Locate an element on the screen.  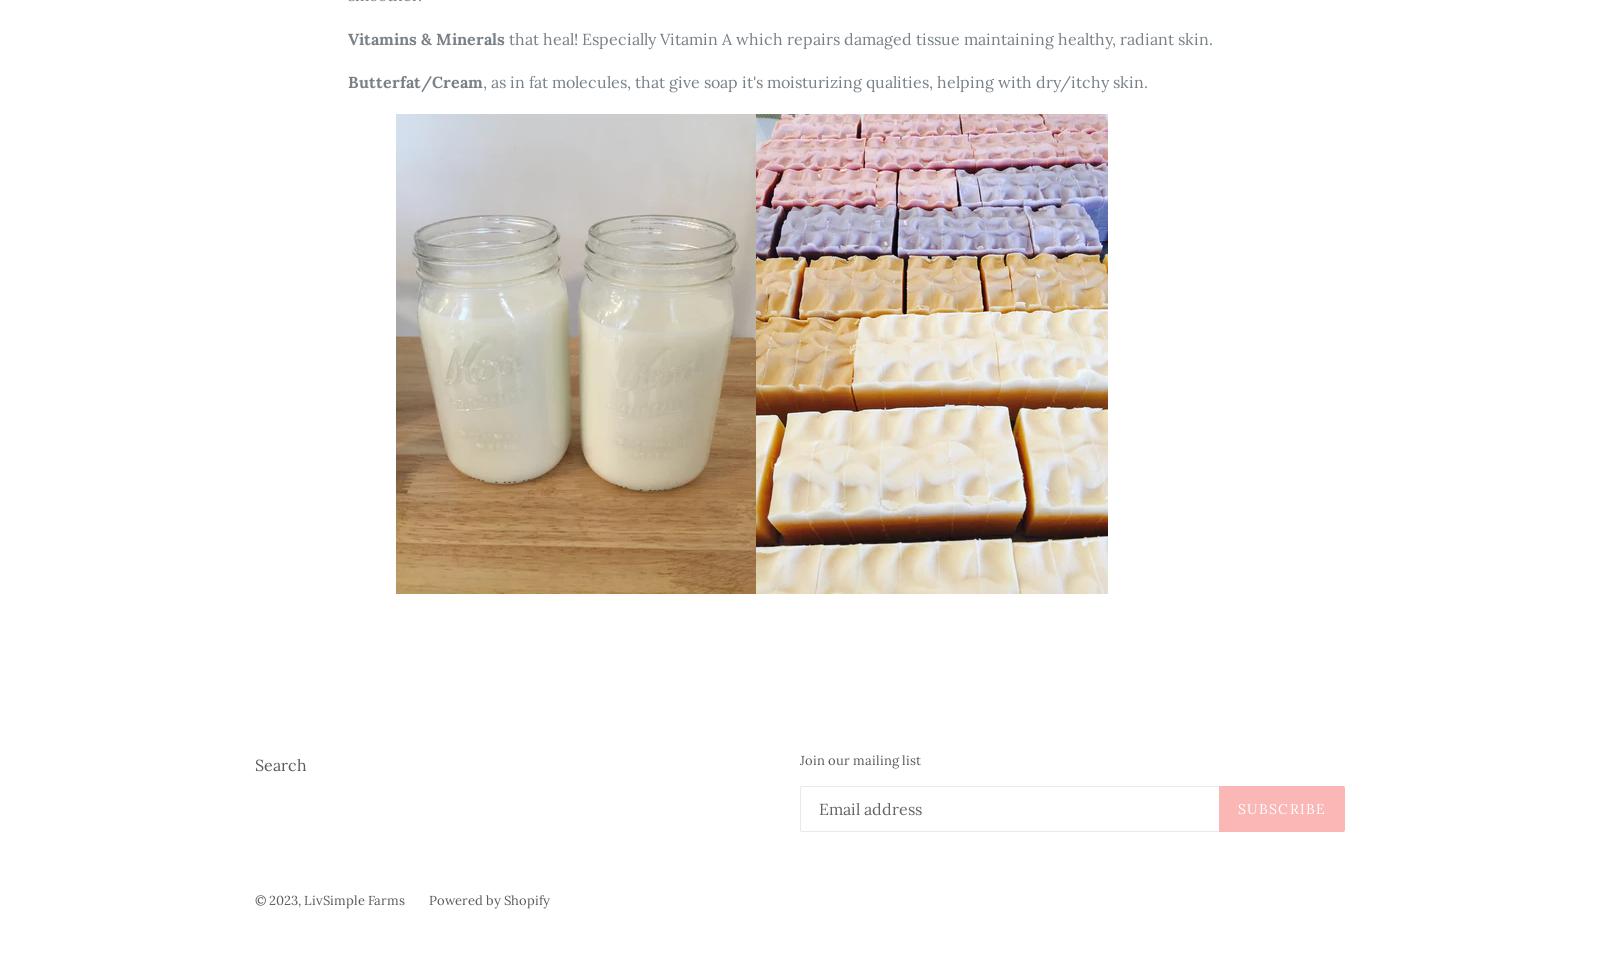
', as in fat molecules, that give soap it's moisturizing qualities, helping with dry/itchy skin.' is located at coordinates (482, 81).